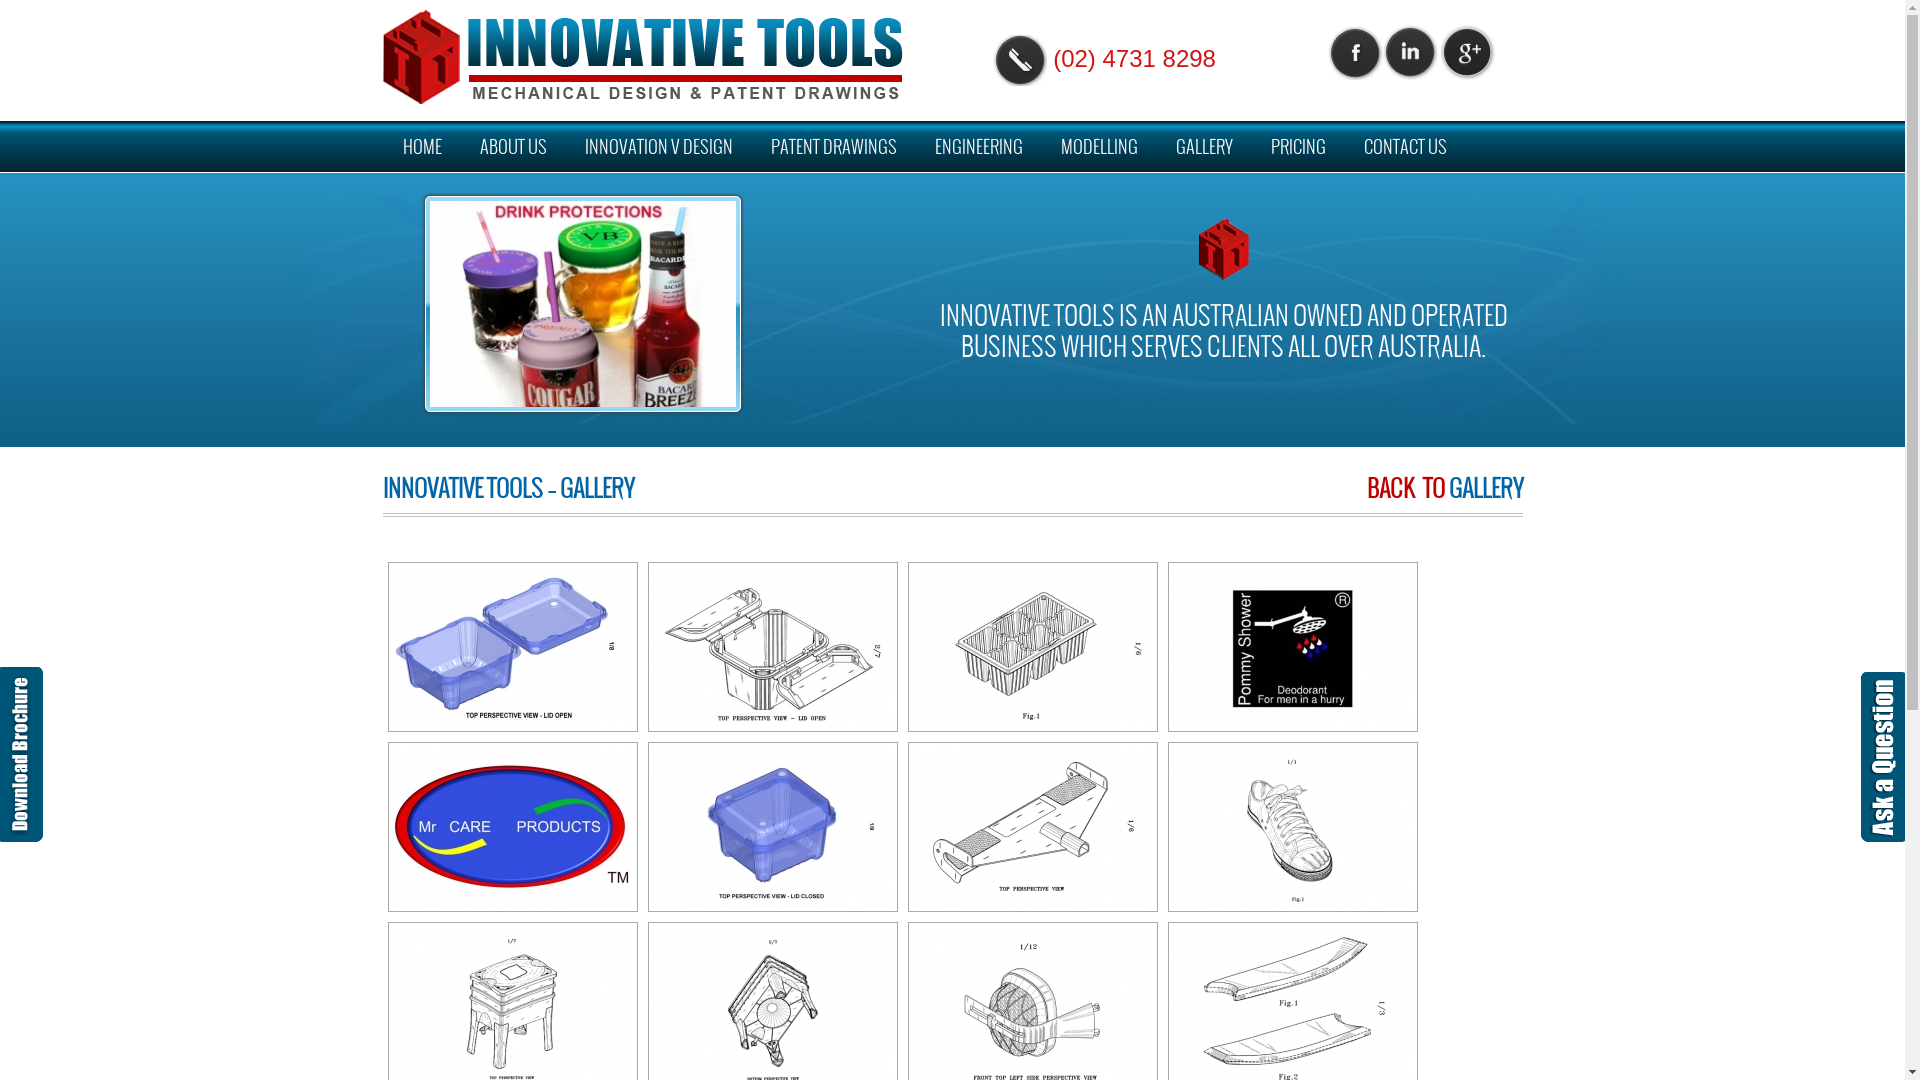 The height and width of the screenshot is (1080, 1920). What do you see at coordinates (657, 145) in the screenshot?
I see `'INNOVATION V DESIGN'` at bounding box center [657, 145].